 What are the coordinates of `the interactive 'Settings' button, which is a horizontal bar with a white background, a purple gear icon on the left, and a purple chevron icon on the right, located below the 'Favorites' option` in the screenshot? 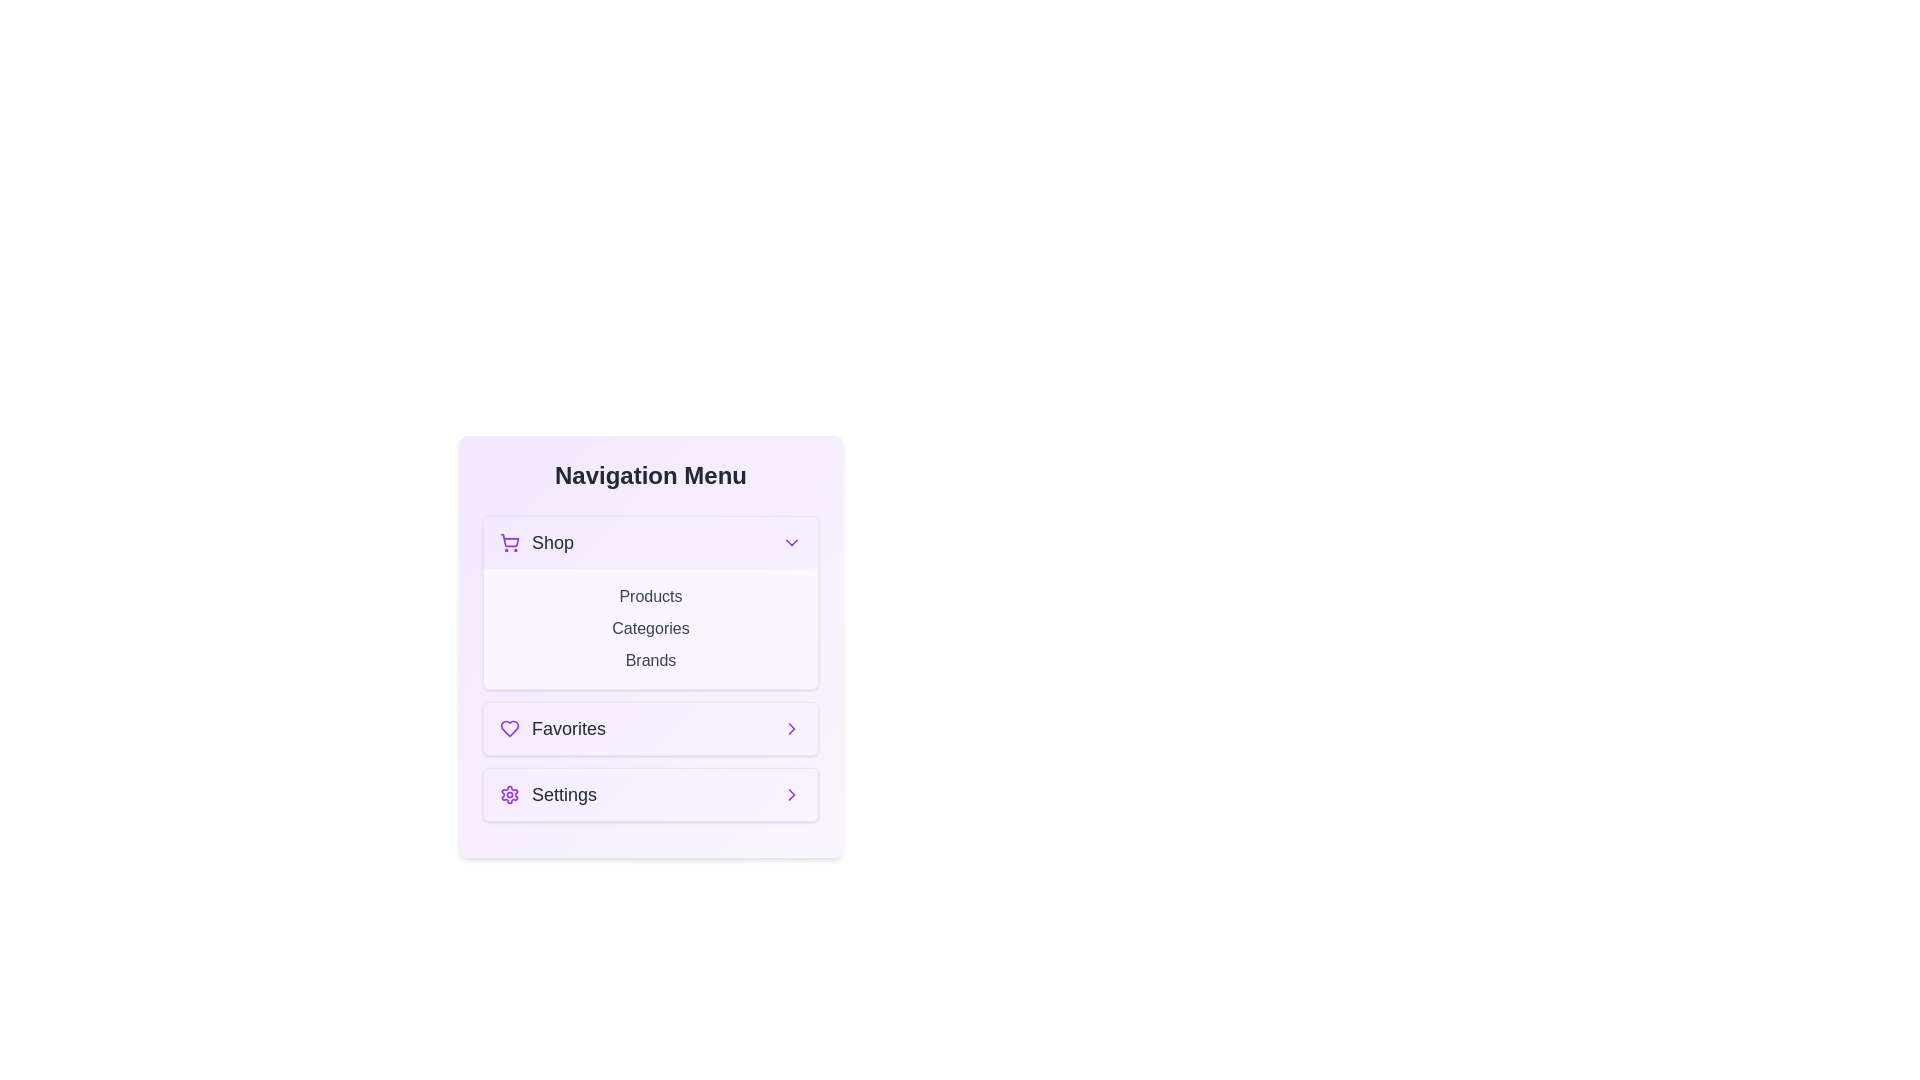 It's located at (651, 793).